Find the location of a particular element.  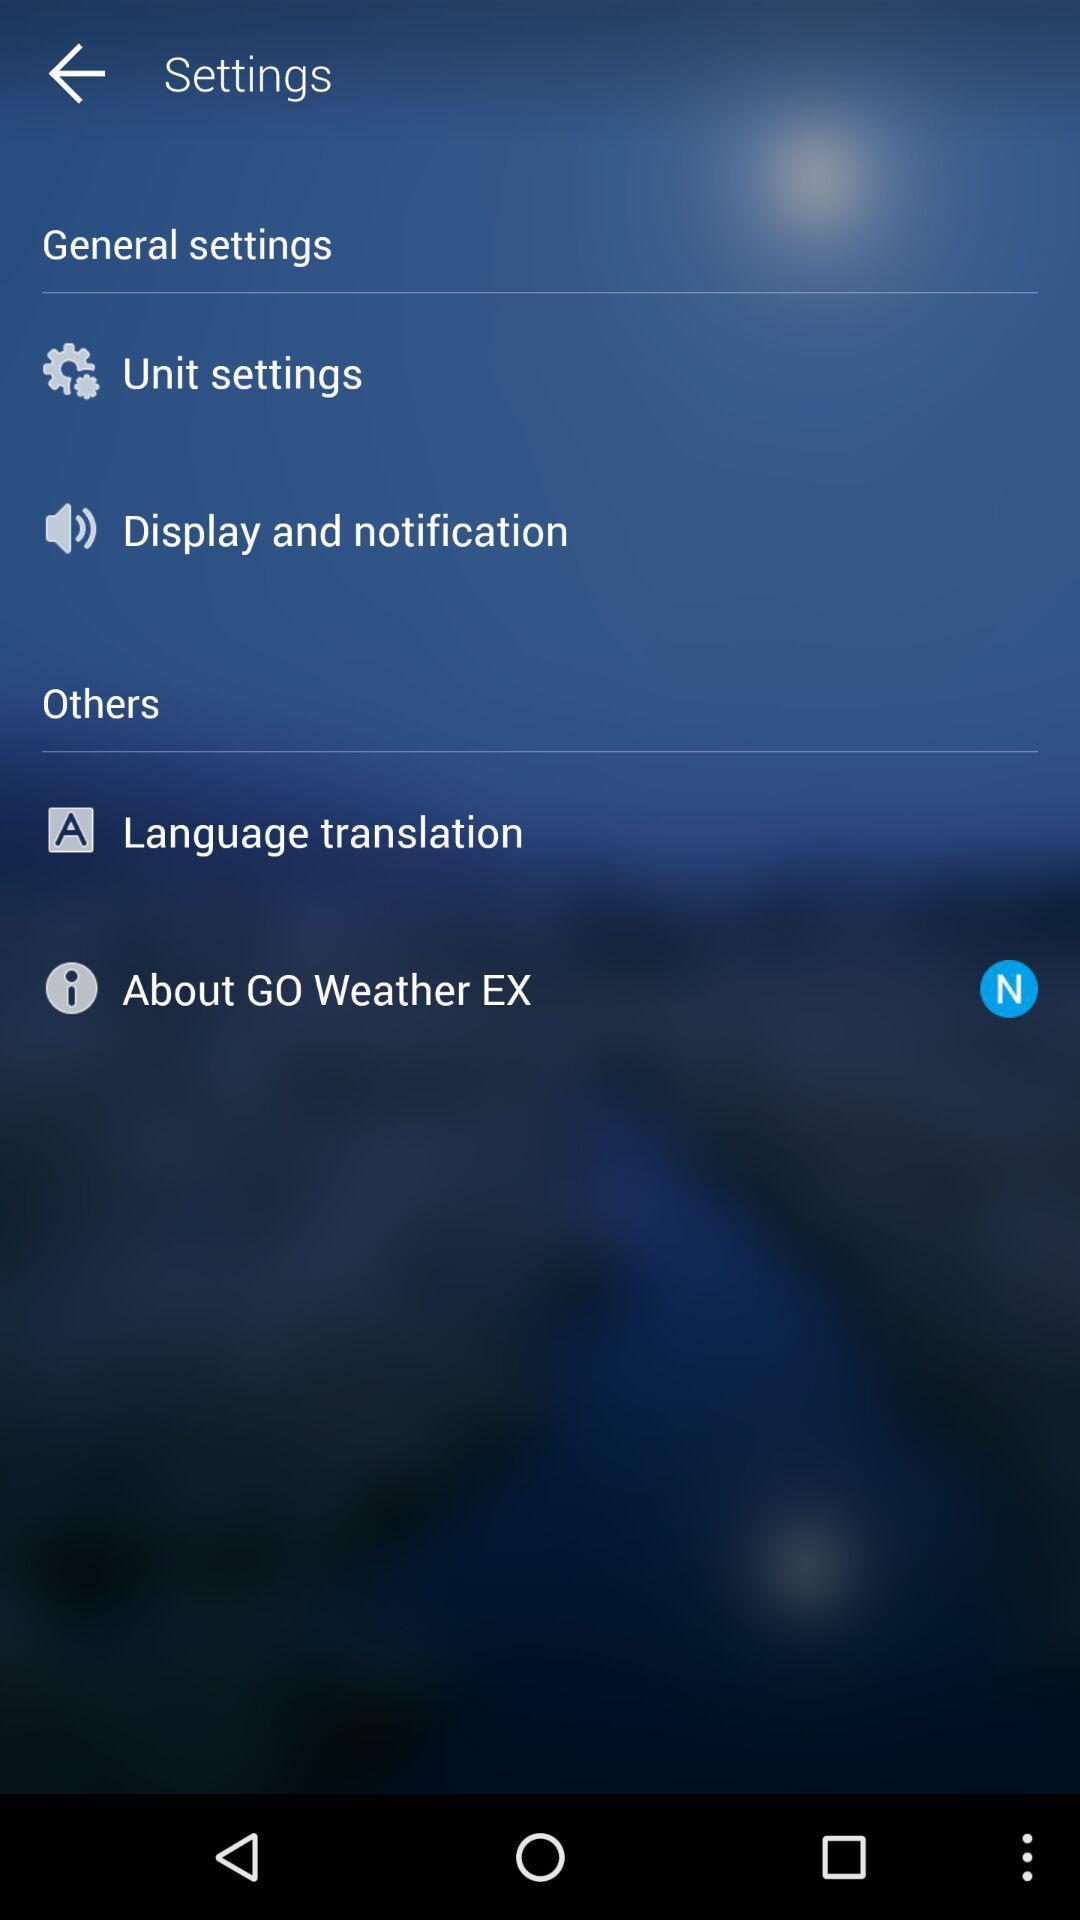

the display and notification item is located at coordinates (540, 529).